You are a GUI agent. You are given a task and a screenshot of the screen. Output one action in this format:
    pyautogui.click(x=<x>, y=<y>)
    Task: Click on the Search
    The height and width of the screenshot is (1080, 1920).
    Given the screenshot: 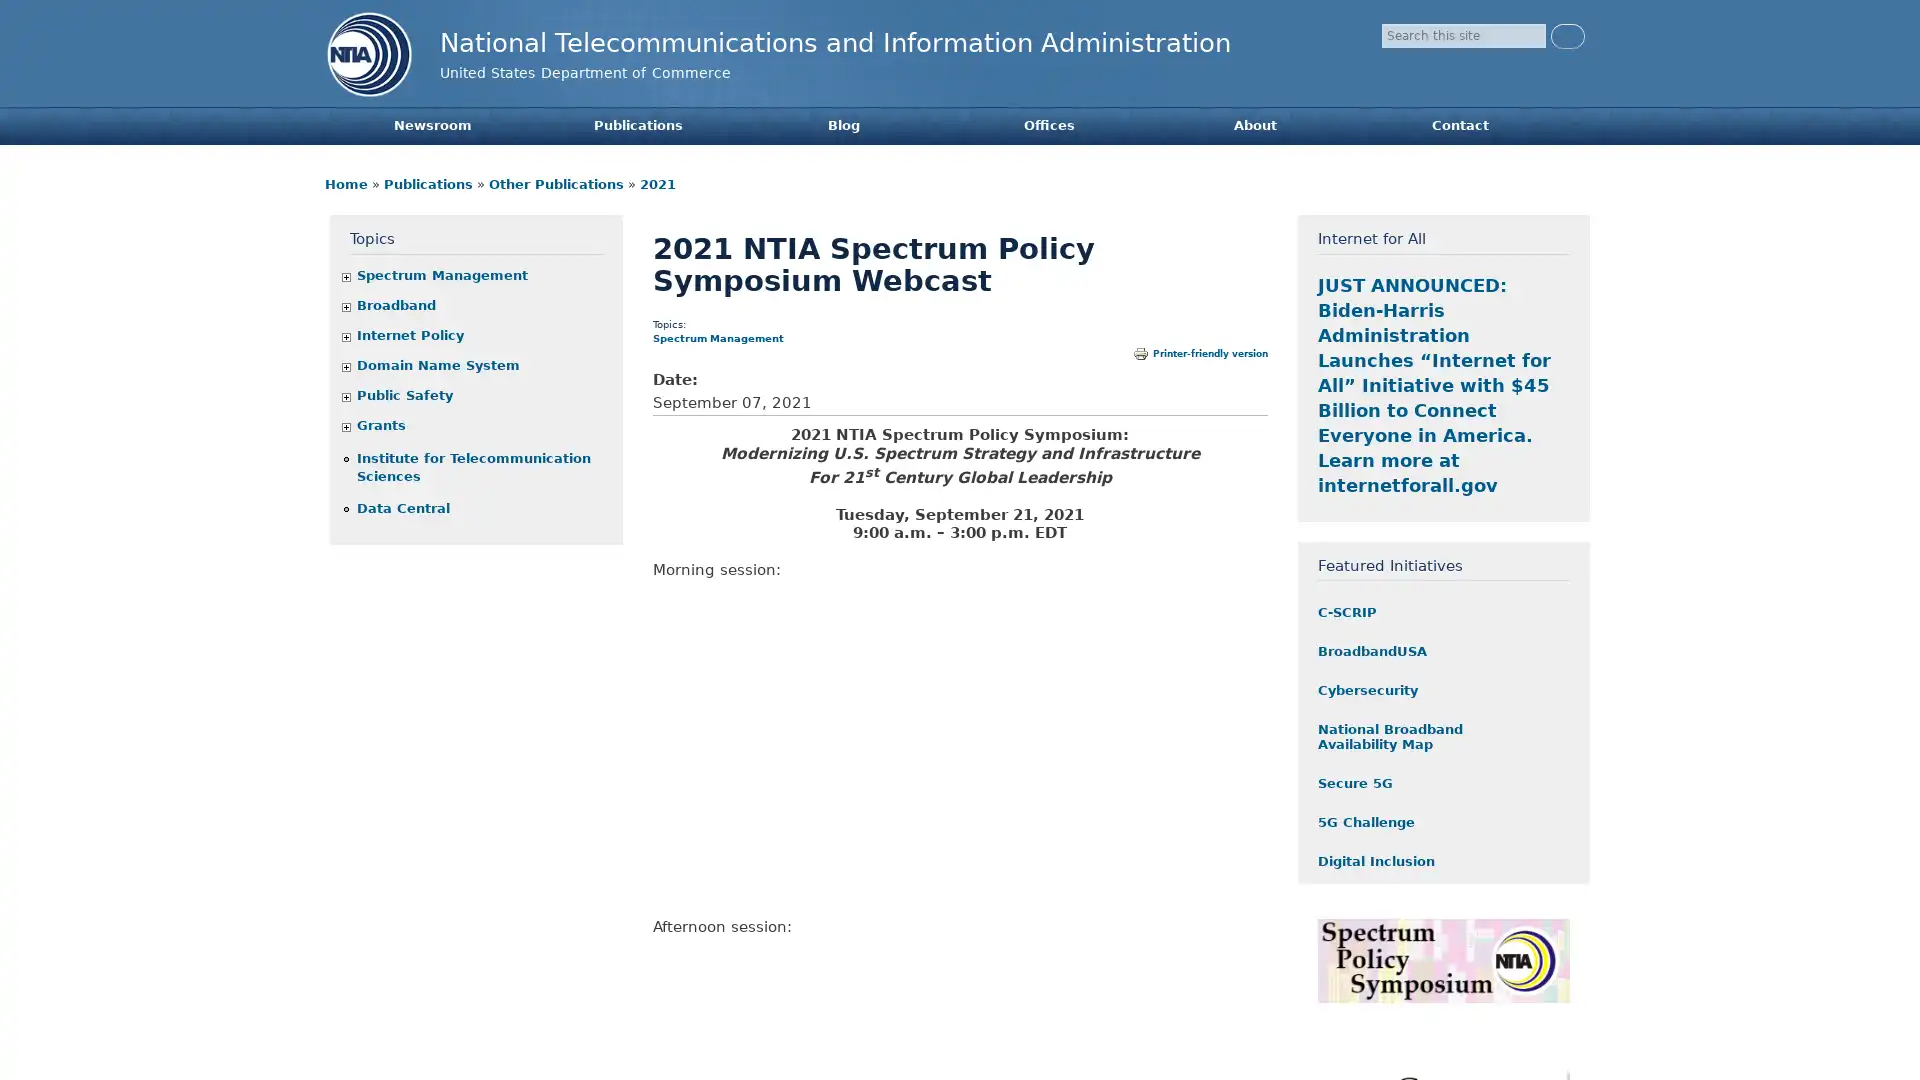 What is the action you would take?
    pyautogui.click(x=1567, y=36)
    